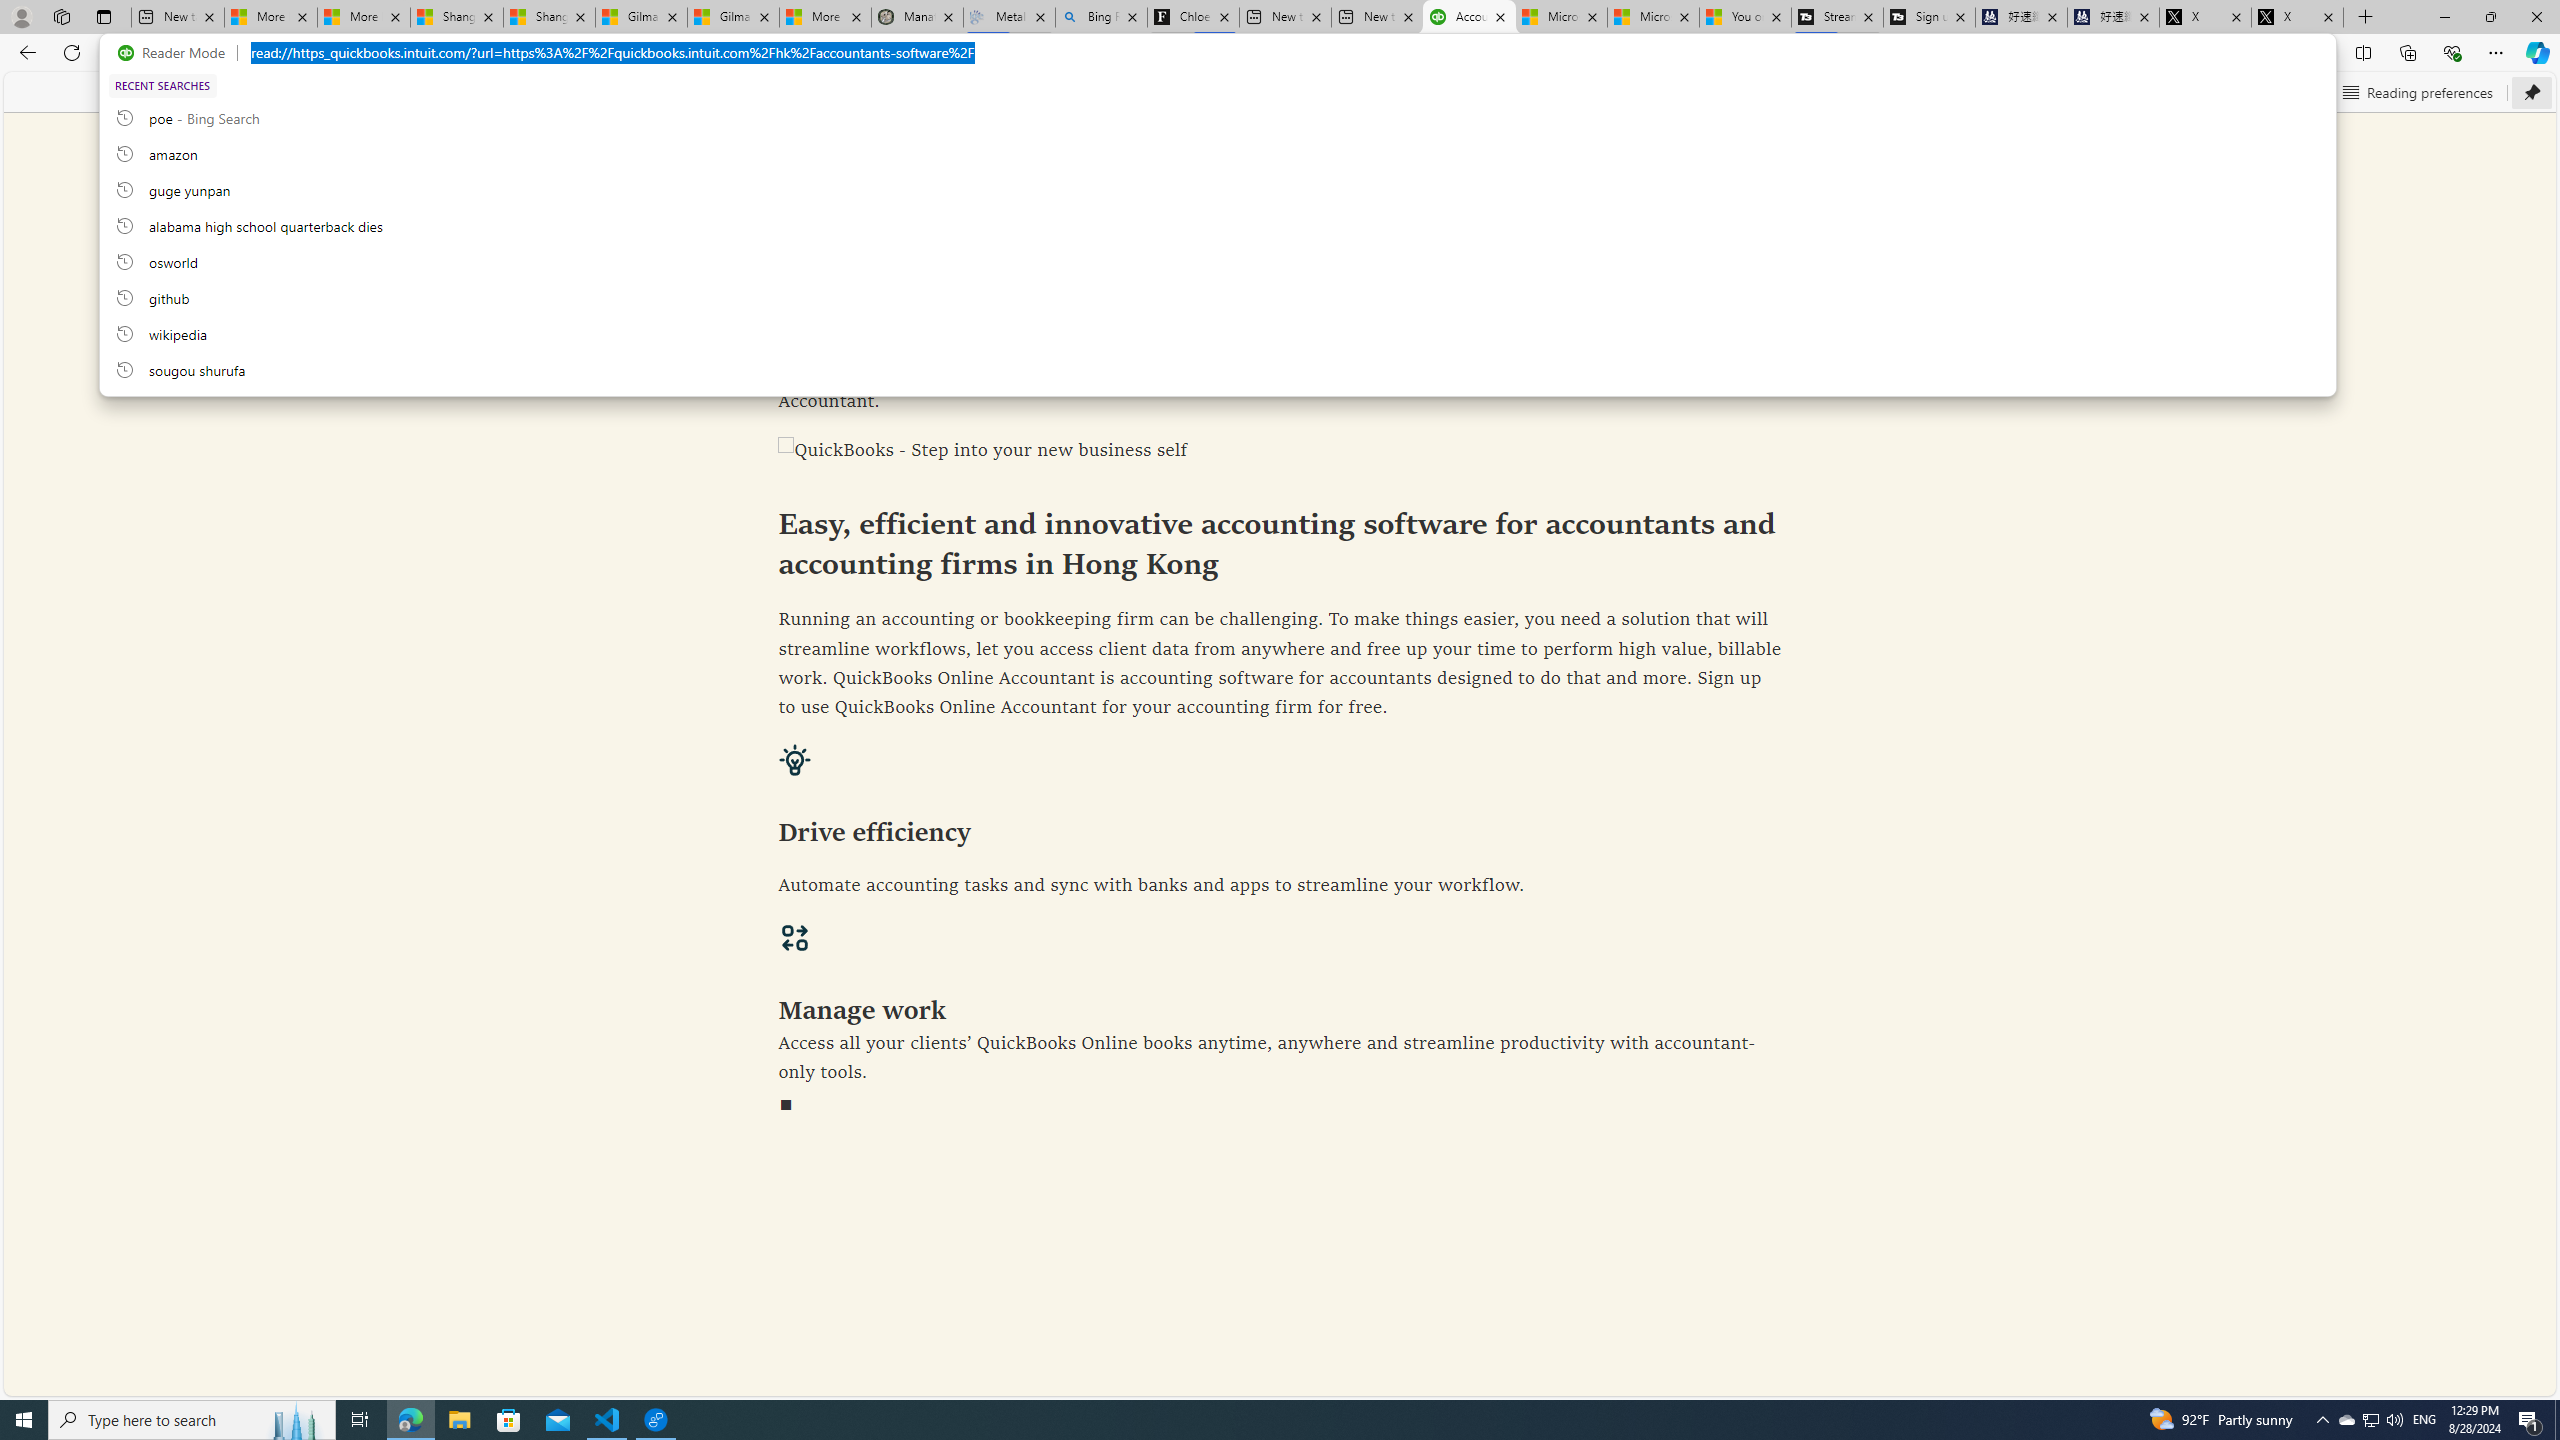  What do you see at coordinates (175, 53) in the screenshot?
I see `'Reader Mode'` at bounding box center [175, 53].